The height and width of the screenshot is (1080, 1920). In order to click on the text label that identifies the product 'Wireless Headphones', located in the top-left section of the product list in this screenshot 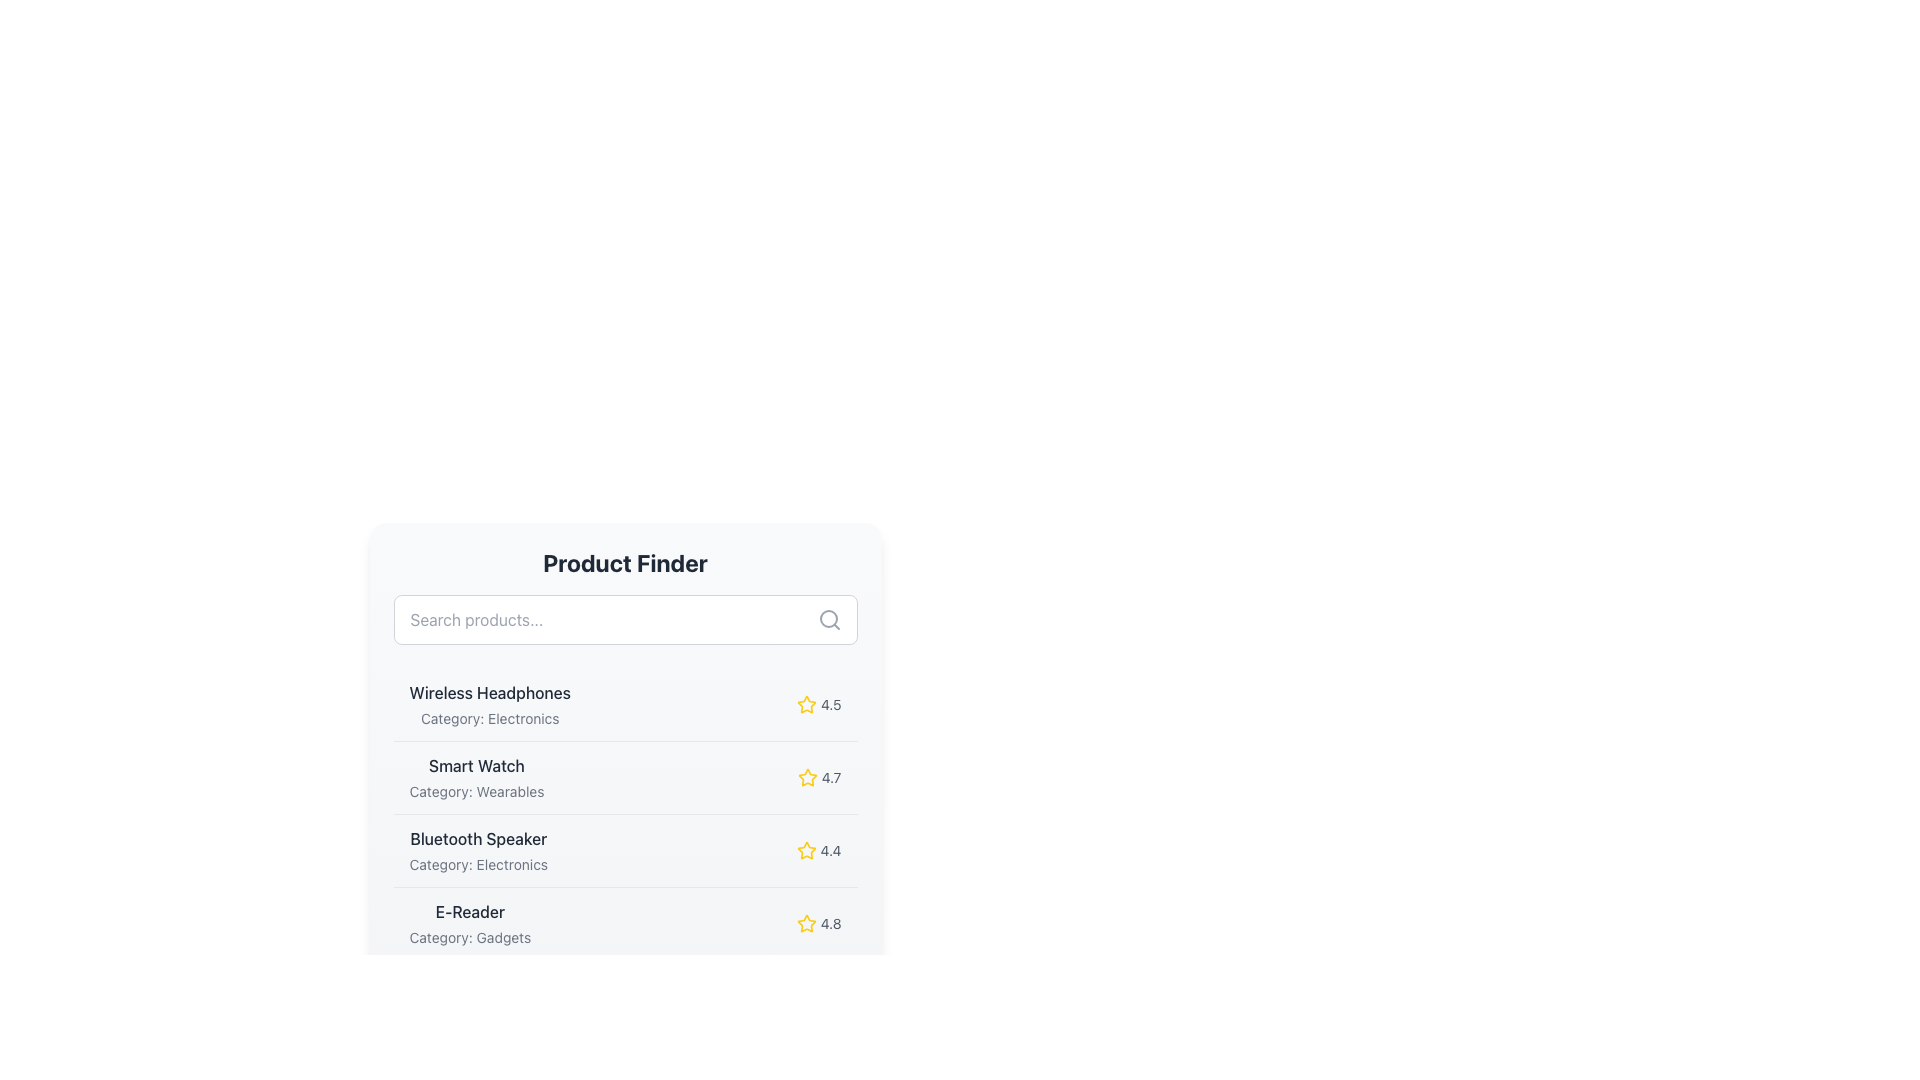, I will do `click(490, 692)`.